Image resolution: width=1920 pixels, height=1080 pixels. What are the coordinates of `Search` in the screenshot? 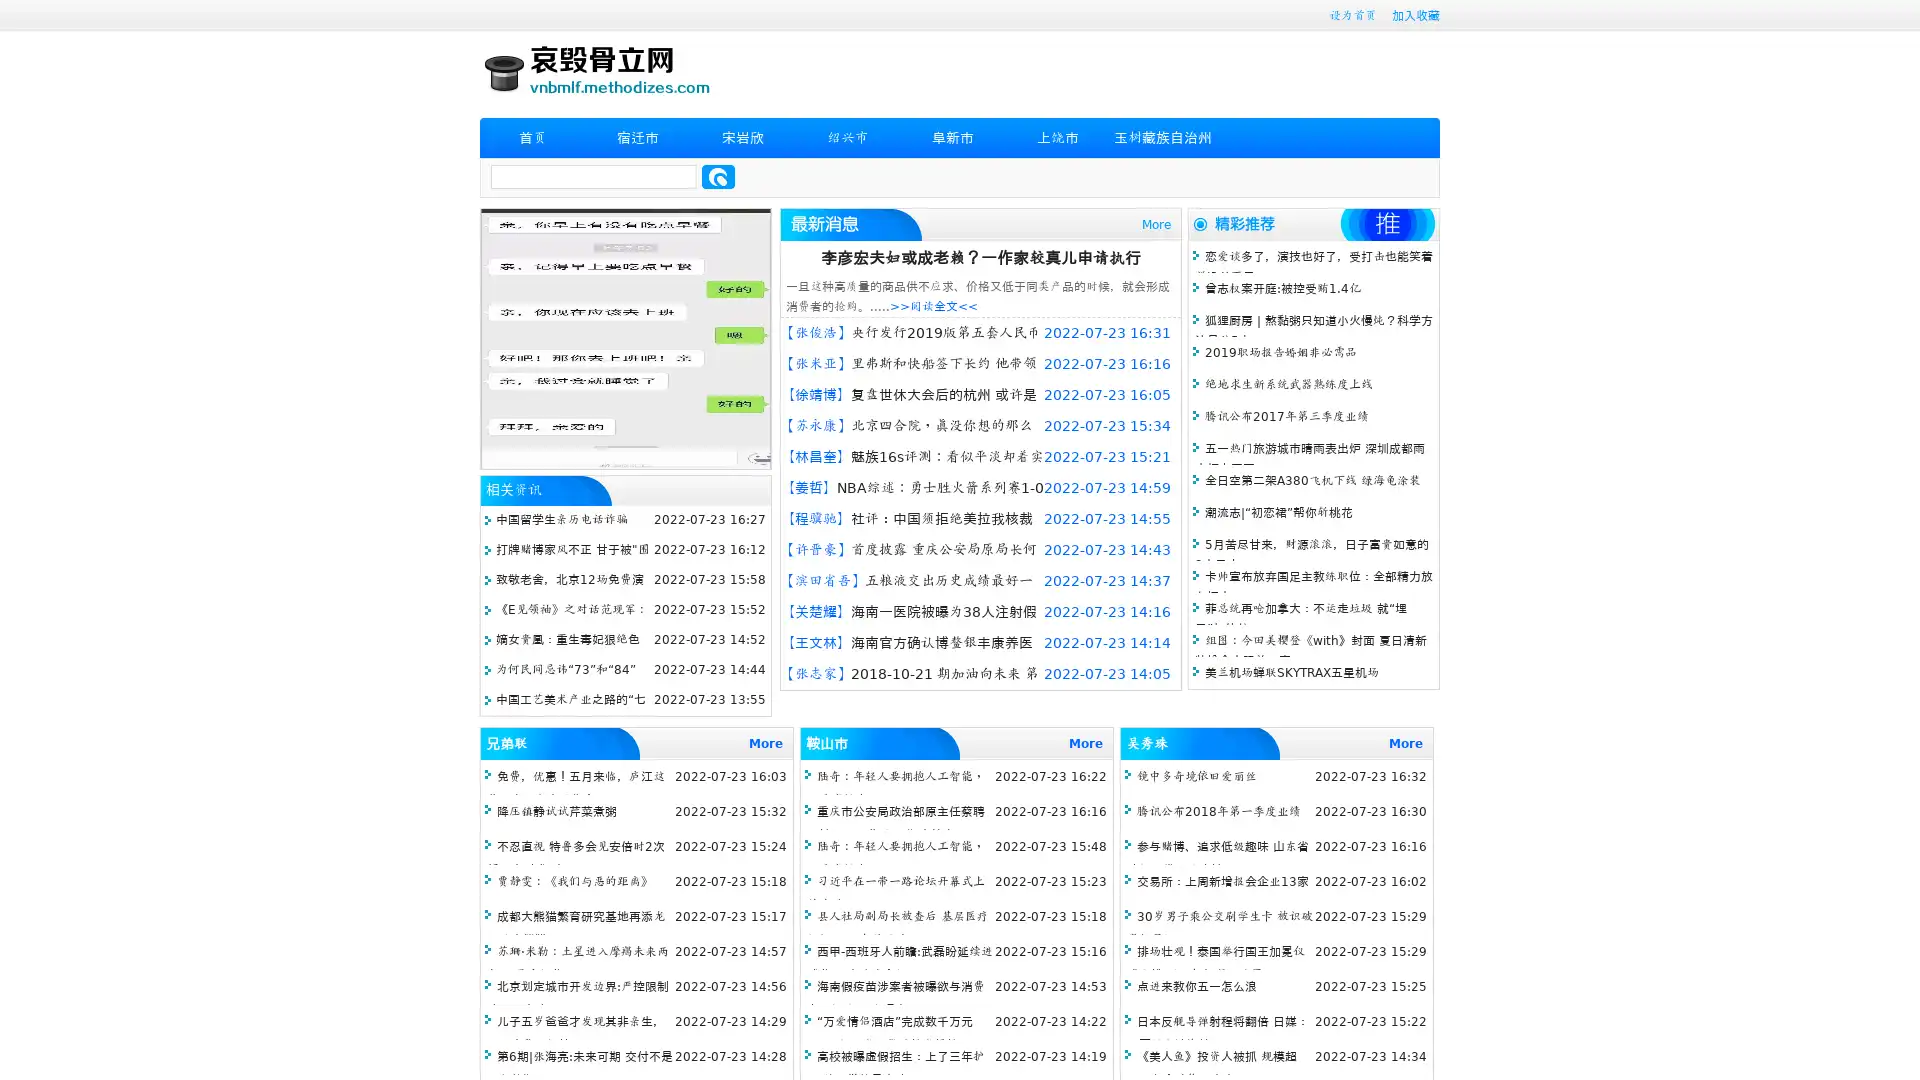 It's located at (718, 176).